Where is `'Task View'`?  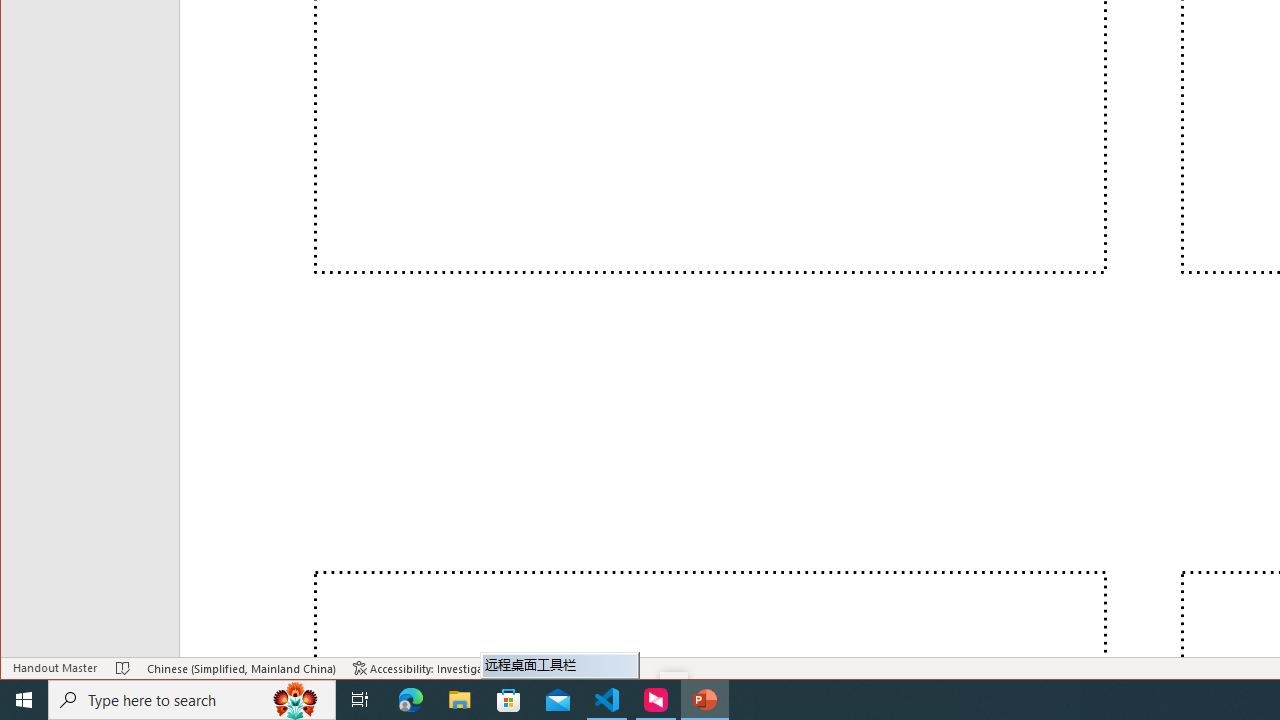 'Task View' is located at coordinates (359, 698).